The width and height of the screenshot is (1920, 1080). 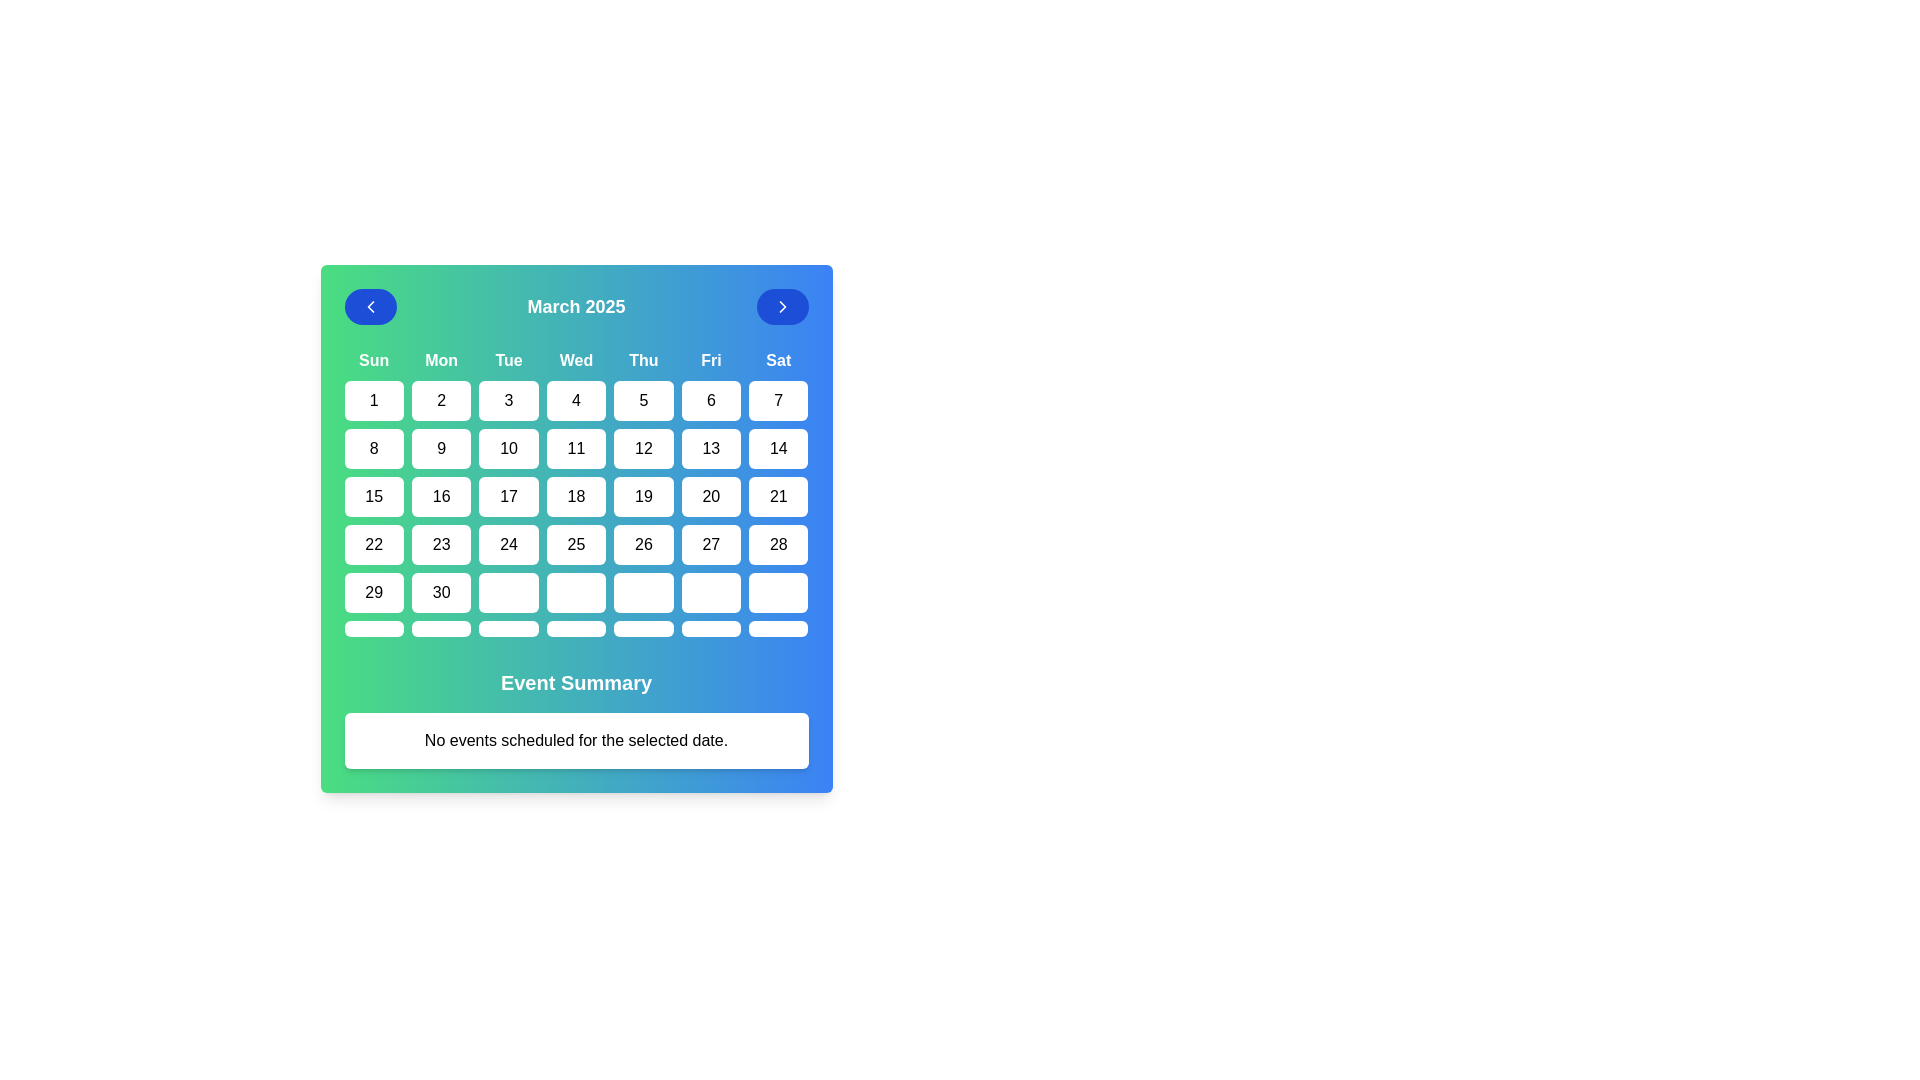 What do you see at coordinates (508, 544) in the screenshot?
I see `the button representing March 24, Tuesday in the calendar grid, which is the fourth cell from the left in the last week of March 2025` at bounding box center [508, 544].